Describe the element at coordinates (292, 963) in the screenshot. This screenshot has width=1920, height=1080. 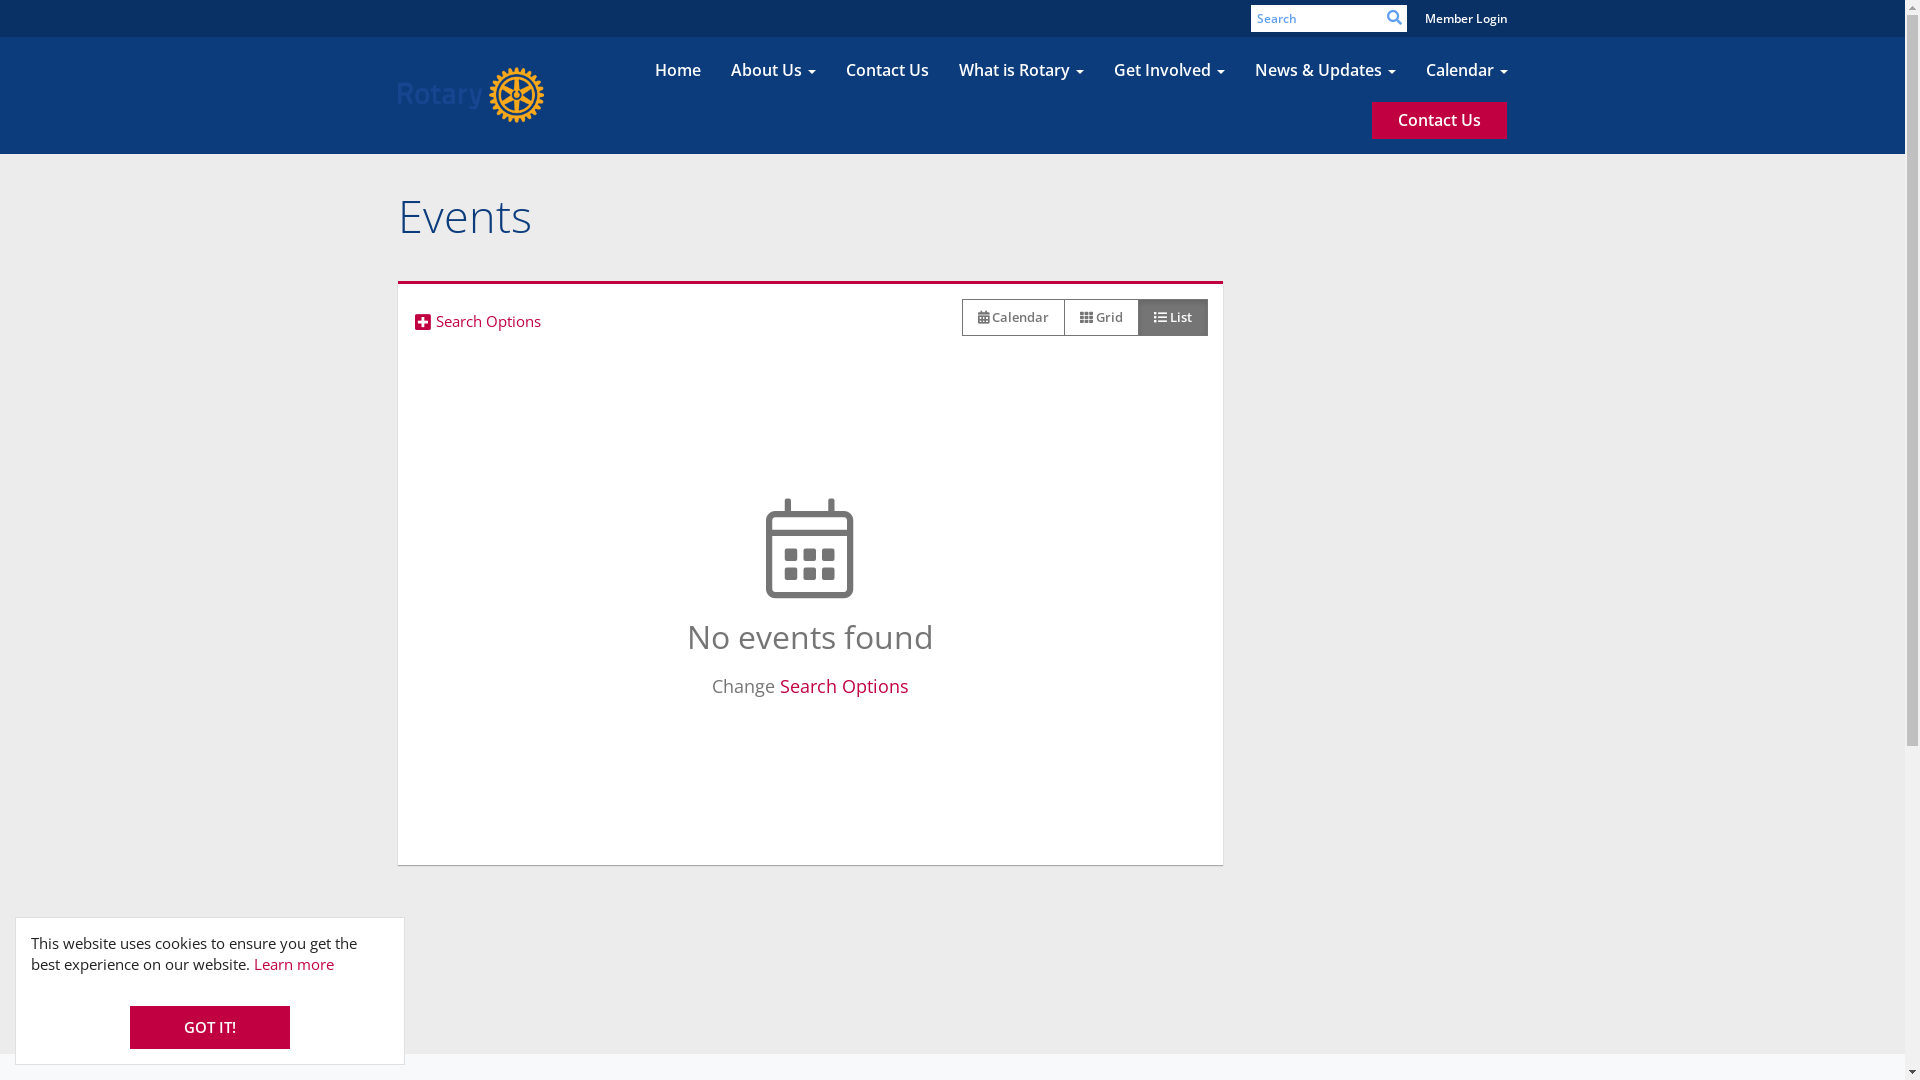
I see `'Learn more'` at that location.